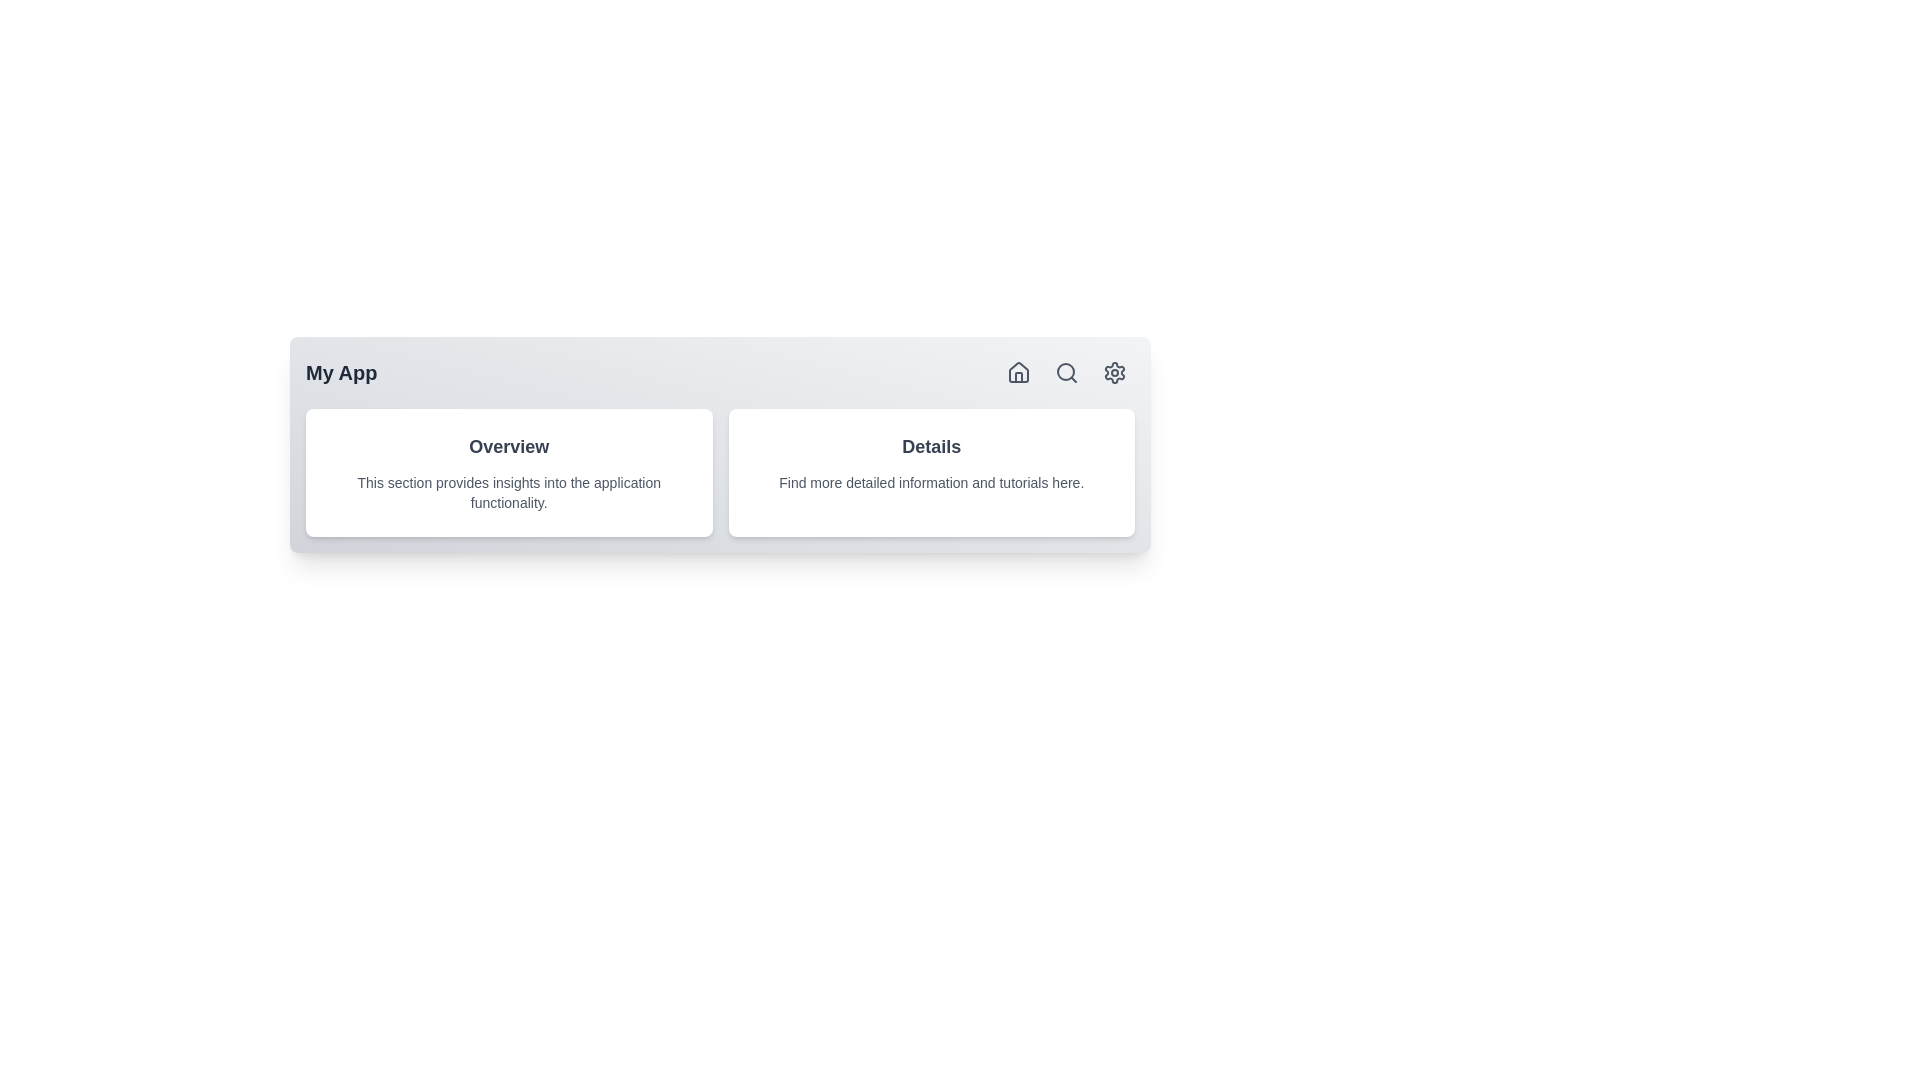 The height and width of the screenshot is (1080, 1920). What do you see at coordinates (1065, 373) in the screenshot?
I see `the magnifying glass icon located at the top-right corner of the UI` at bounding box center [1065, 373].